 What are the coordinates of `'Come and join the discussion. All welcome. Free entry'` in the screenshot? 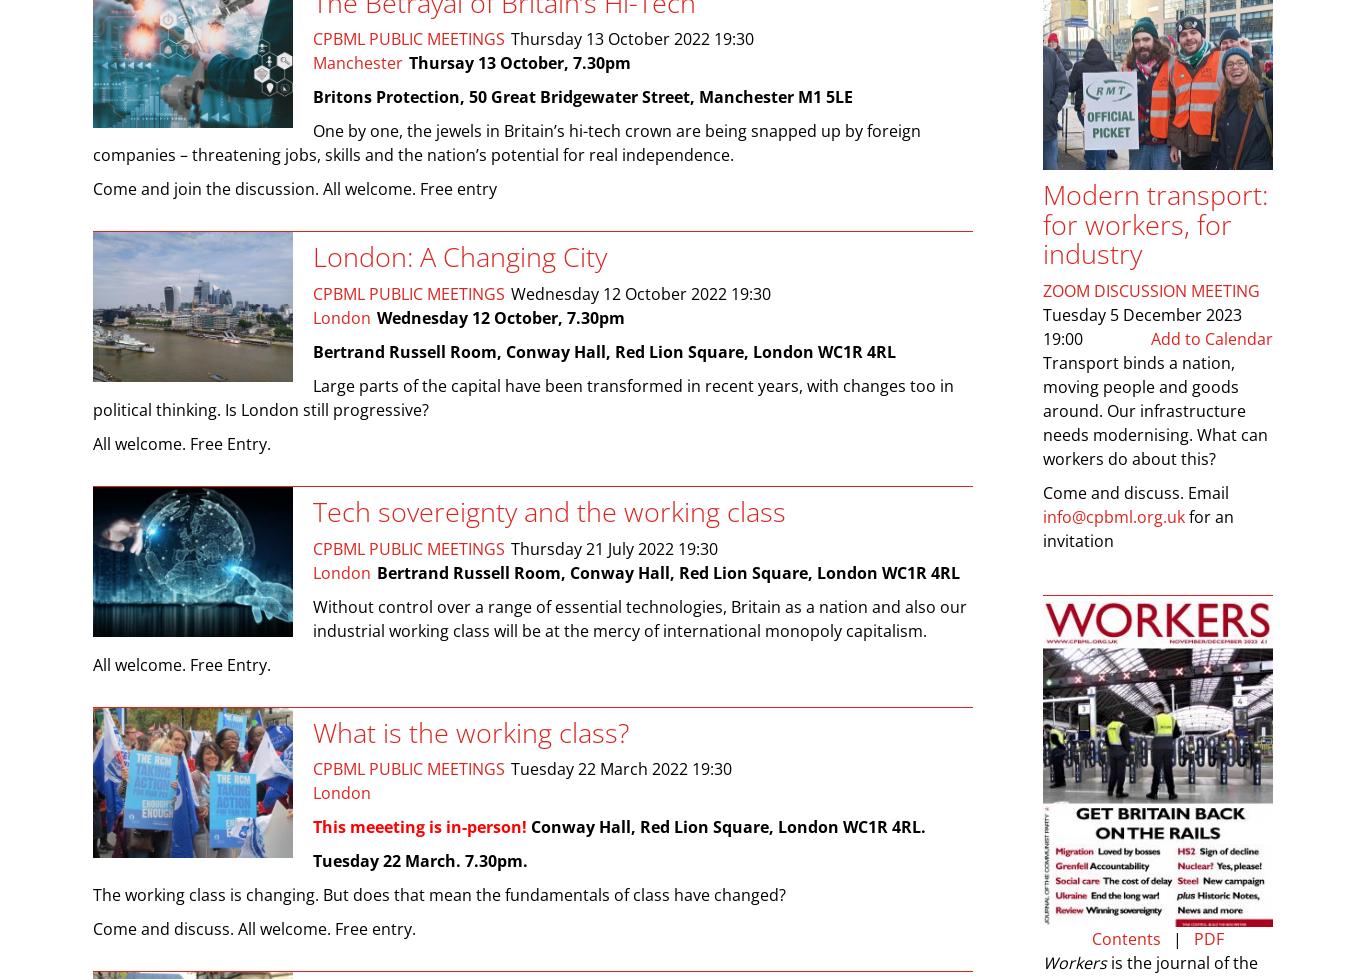 It's located at (93, 189).